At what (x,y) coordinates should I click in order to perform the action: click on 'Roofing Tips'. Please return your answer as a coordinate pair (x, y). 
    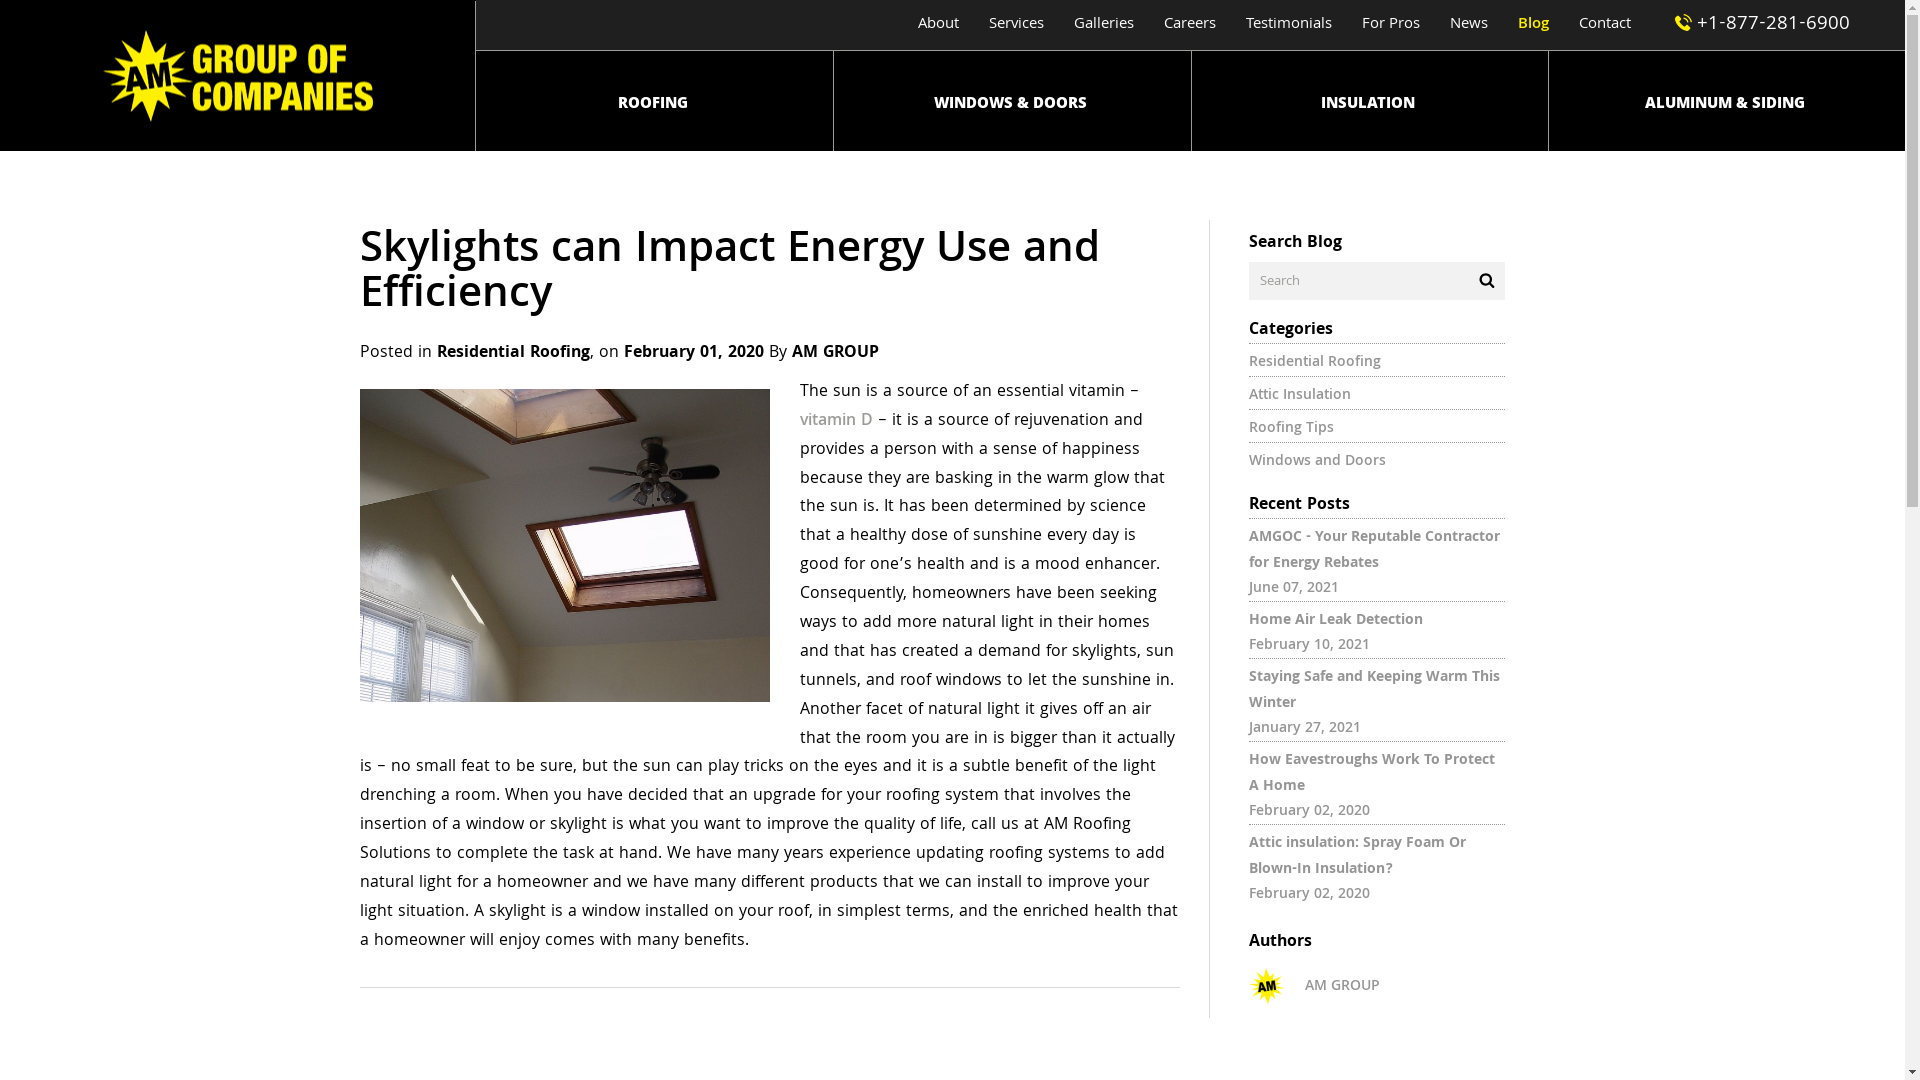
    Looking at the image, I should click on (1291, 427).